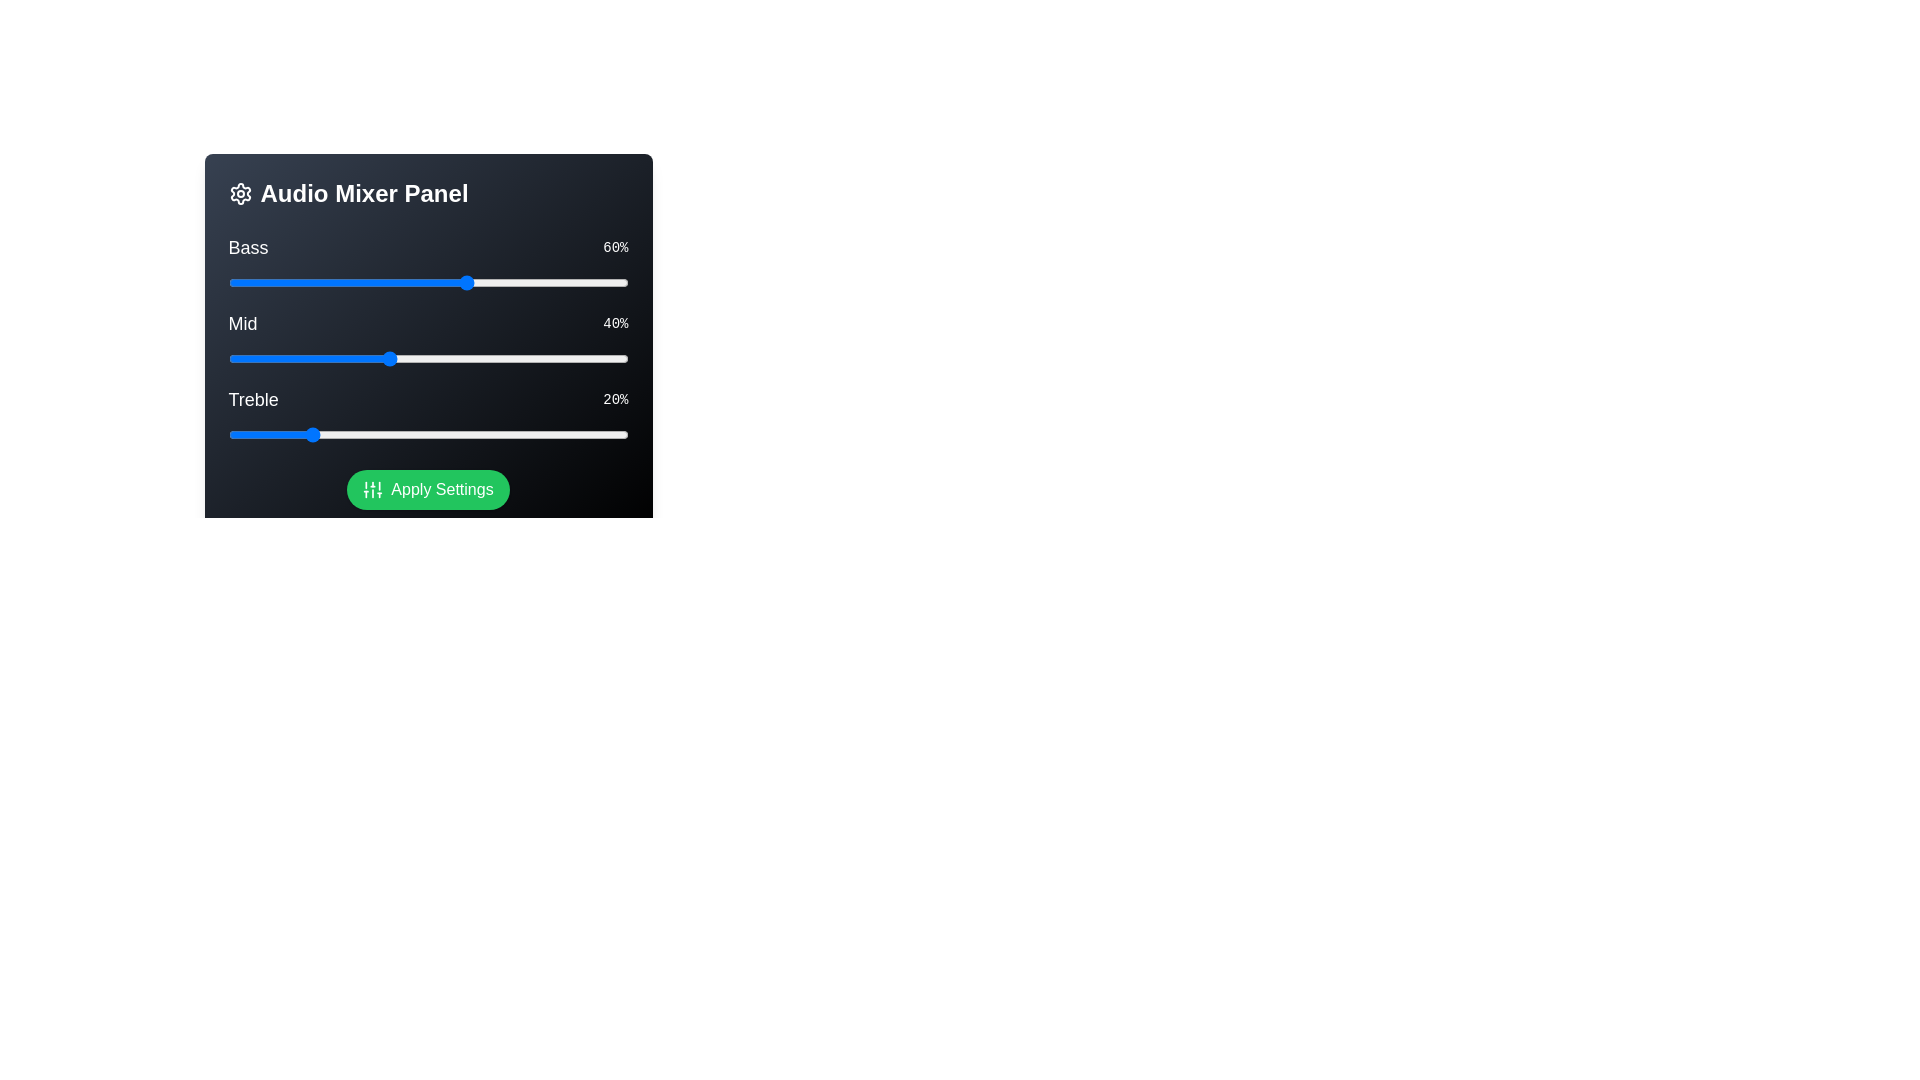  What do you see at coordinates (340, 357) in the screenshot?
I see `the 'Mid' slider to 28%` at bounding box center [340, 357].